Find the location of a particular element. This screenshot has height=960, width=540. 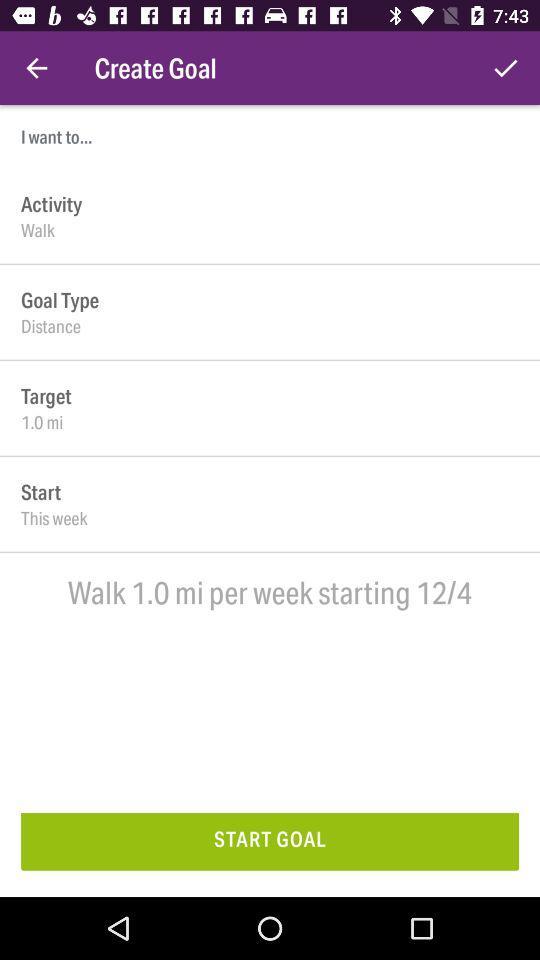

item at the top right corner is located at coordinates (504, 68).